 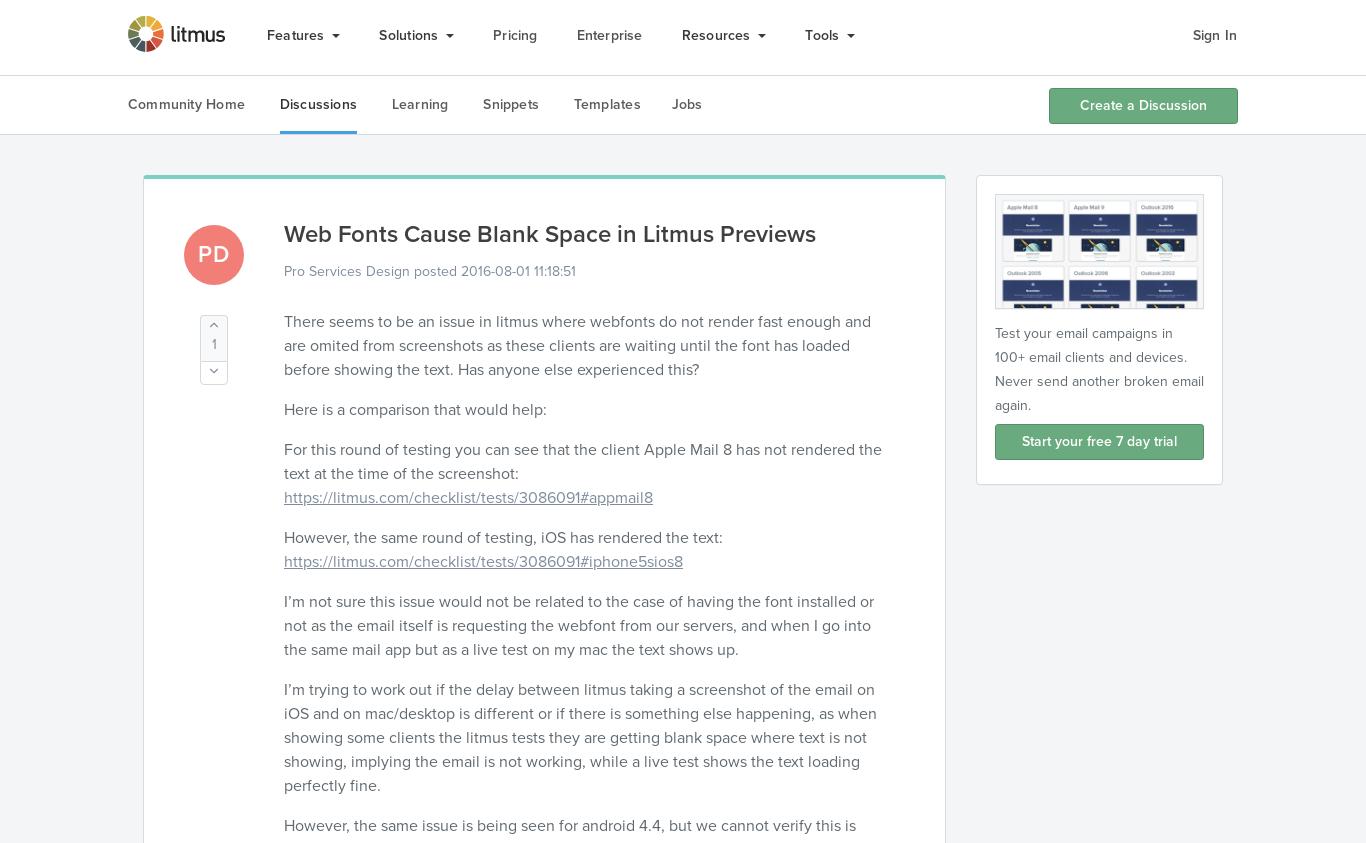 I want to click on '2016-08-01 11:18:51', so click(x=518, y=271).